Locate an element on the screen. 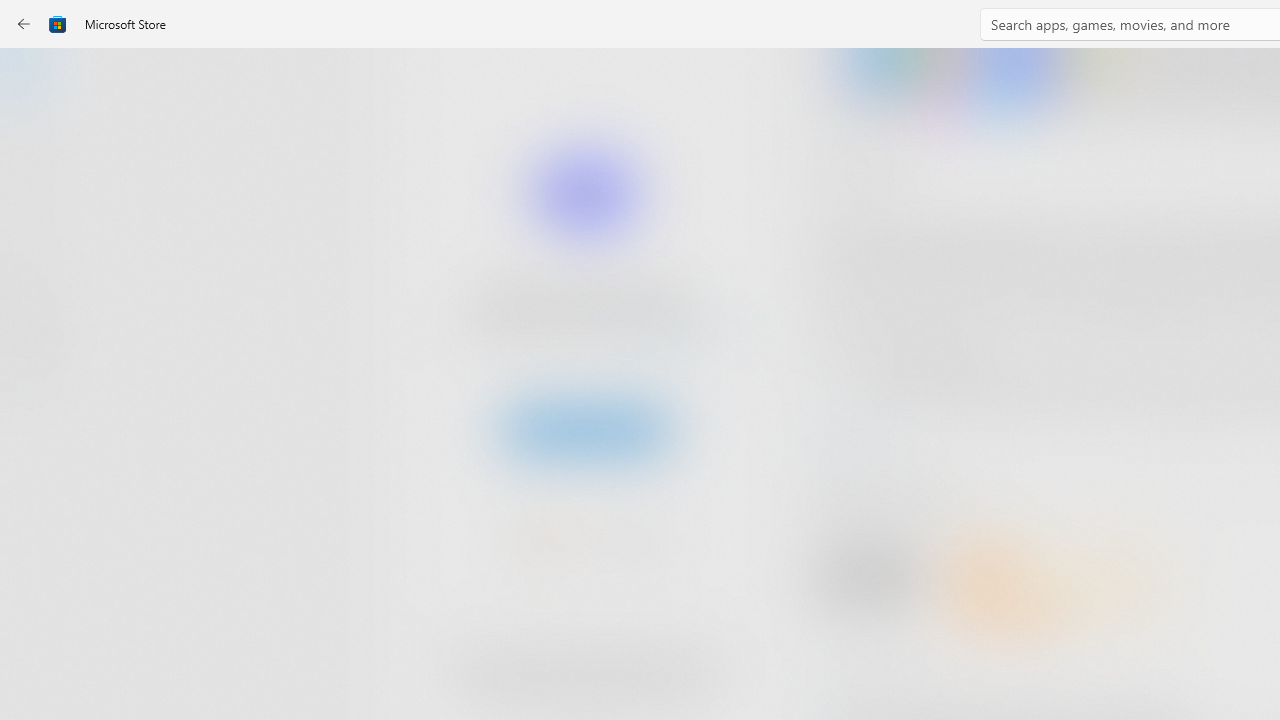 This screenshot has height=720, width=1280. 'Back' is located at coordinates (24, 24).